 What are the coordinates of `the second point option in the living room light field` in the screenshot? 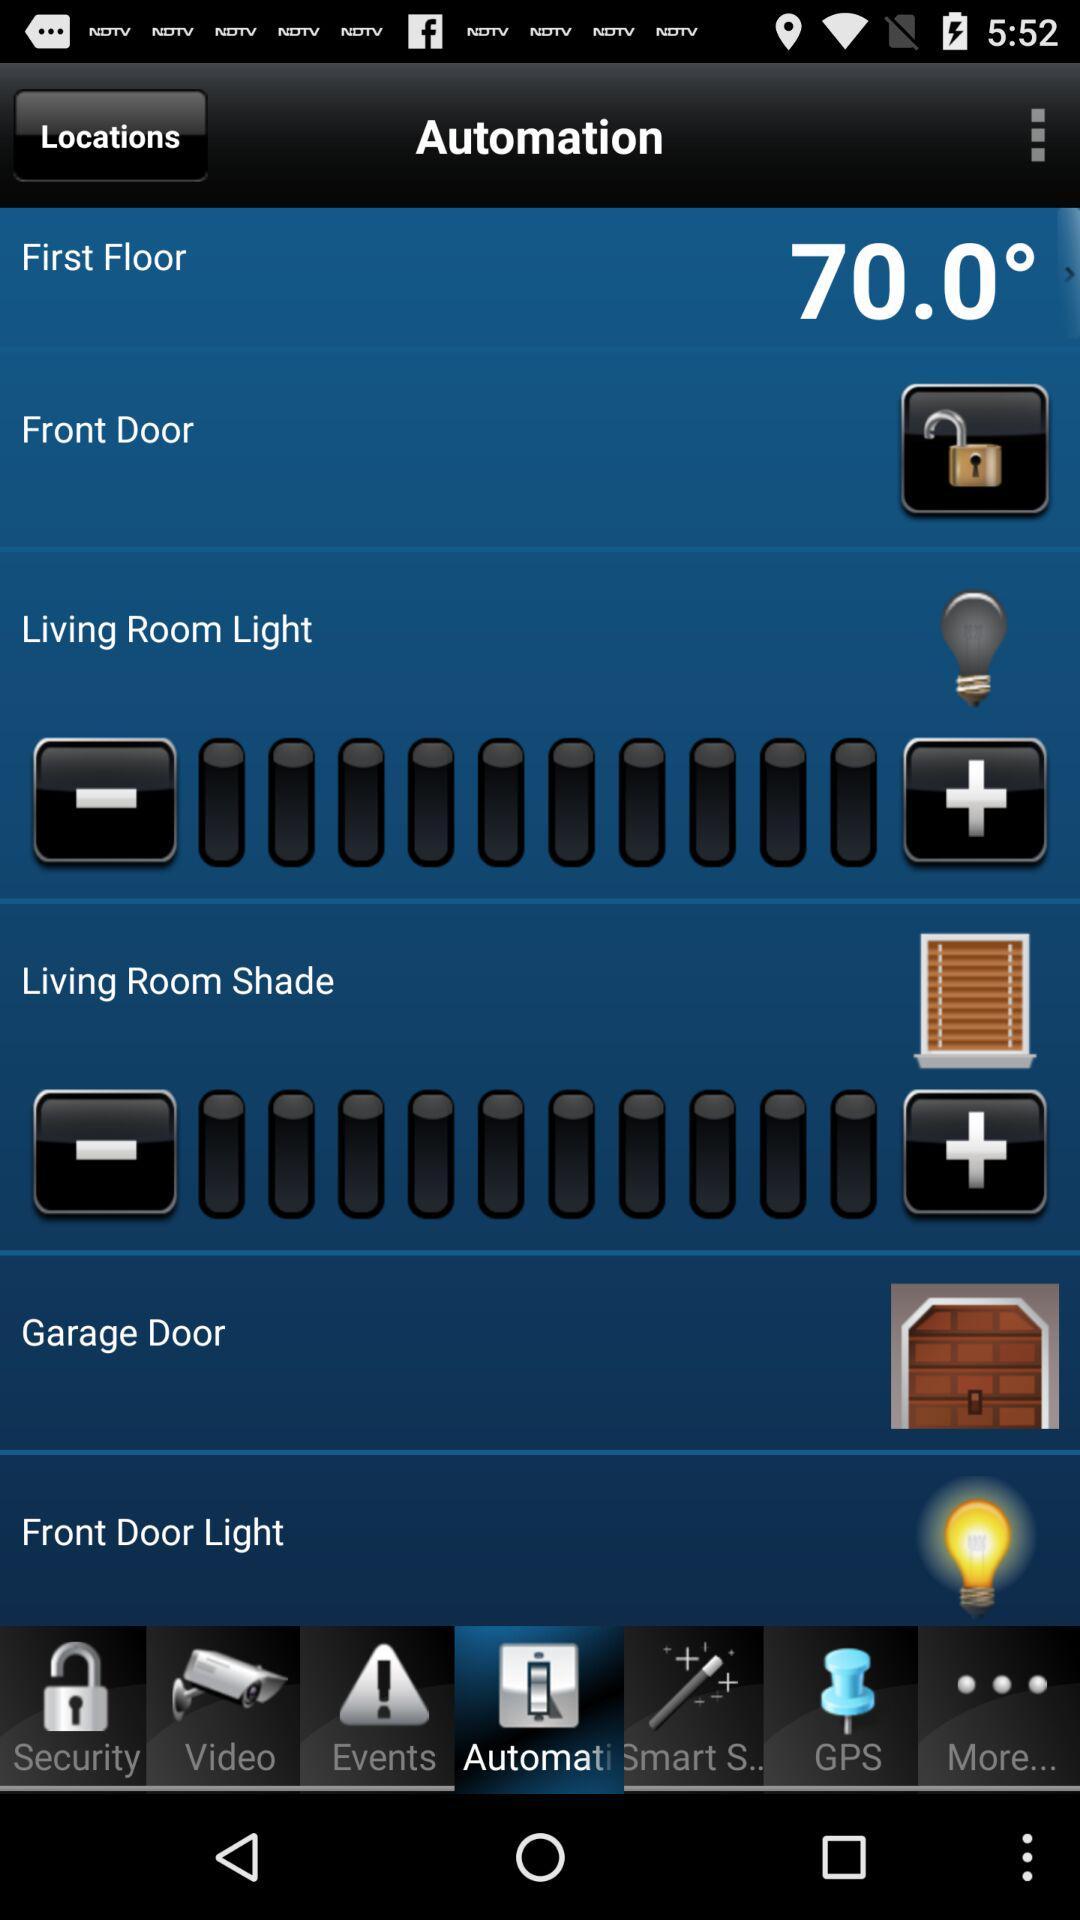 It's located at (293, 801).